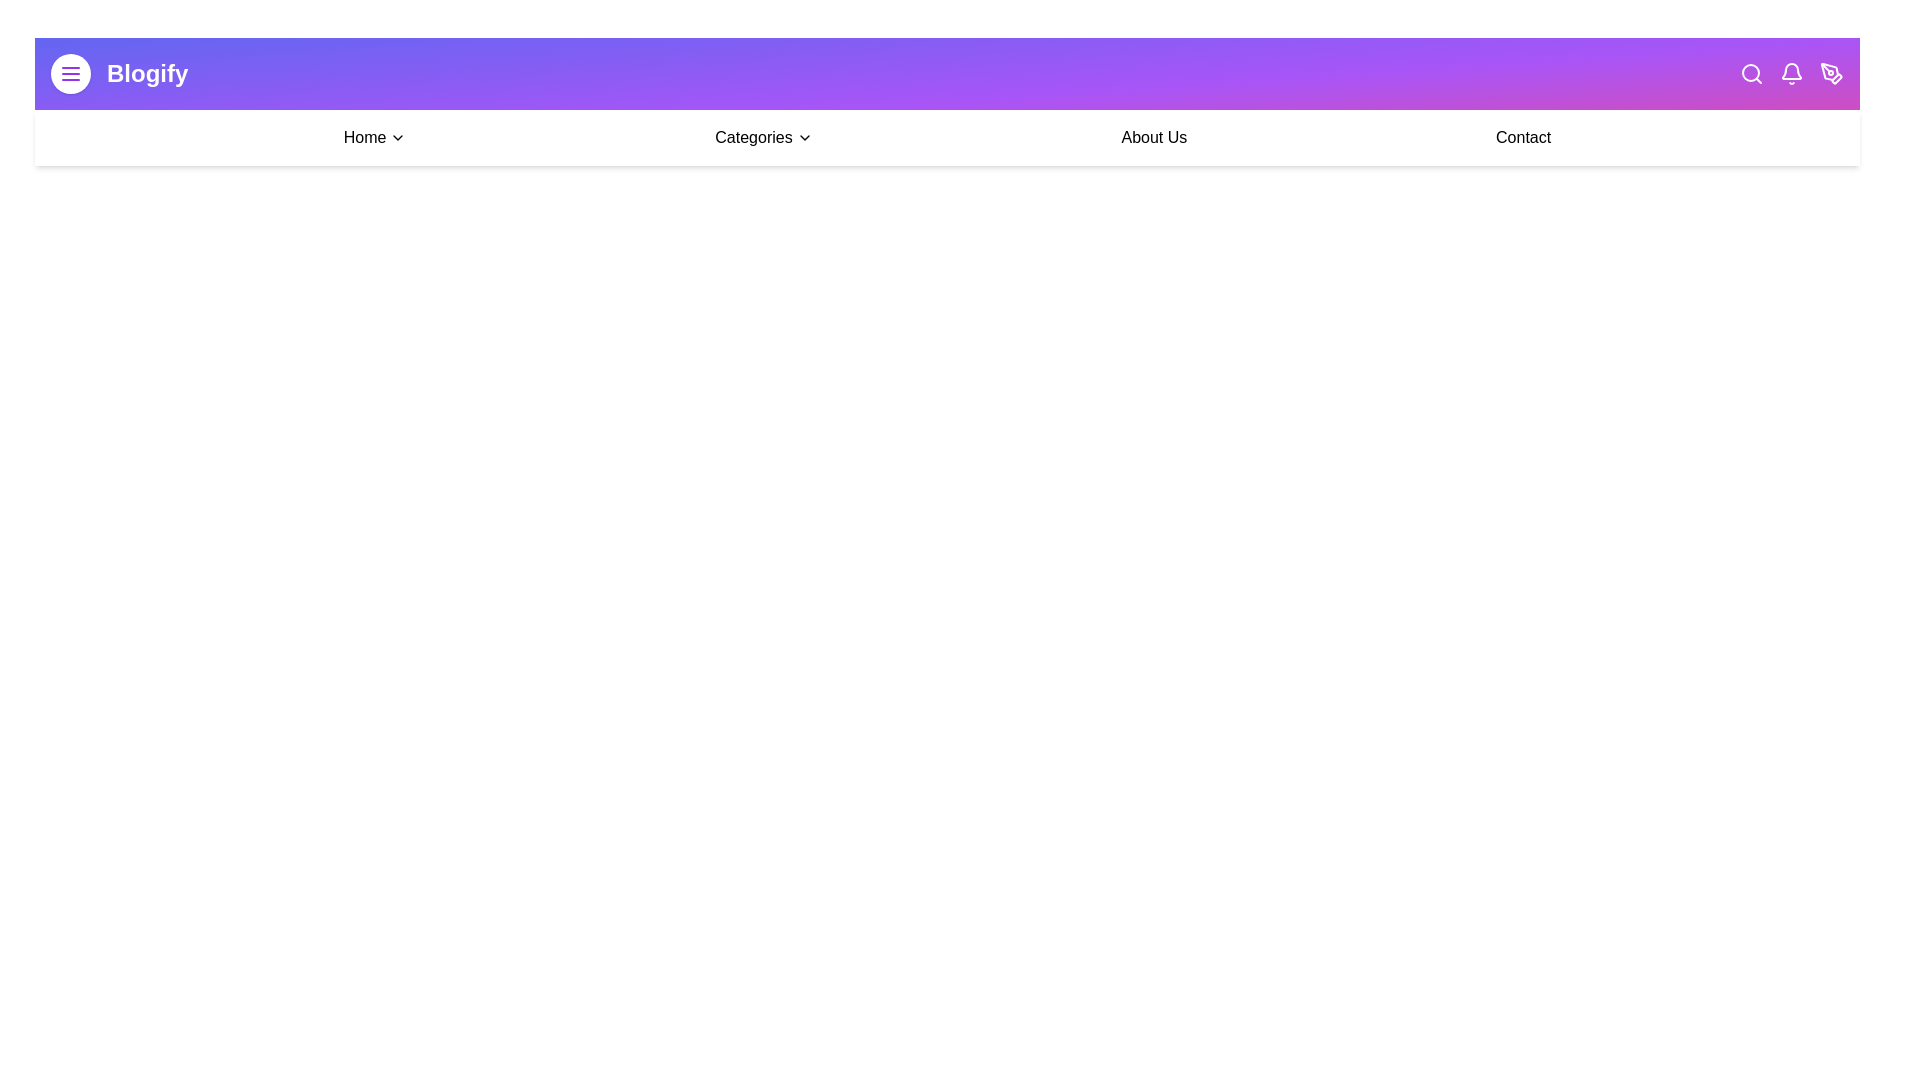  Describe the element at coordinates (1153, 137) in the screenshot. I see `the 'About Us' link in the navigation bar` at that location.